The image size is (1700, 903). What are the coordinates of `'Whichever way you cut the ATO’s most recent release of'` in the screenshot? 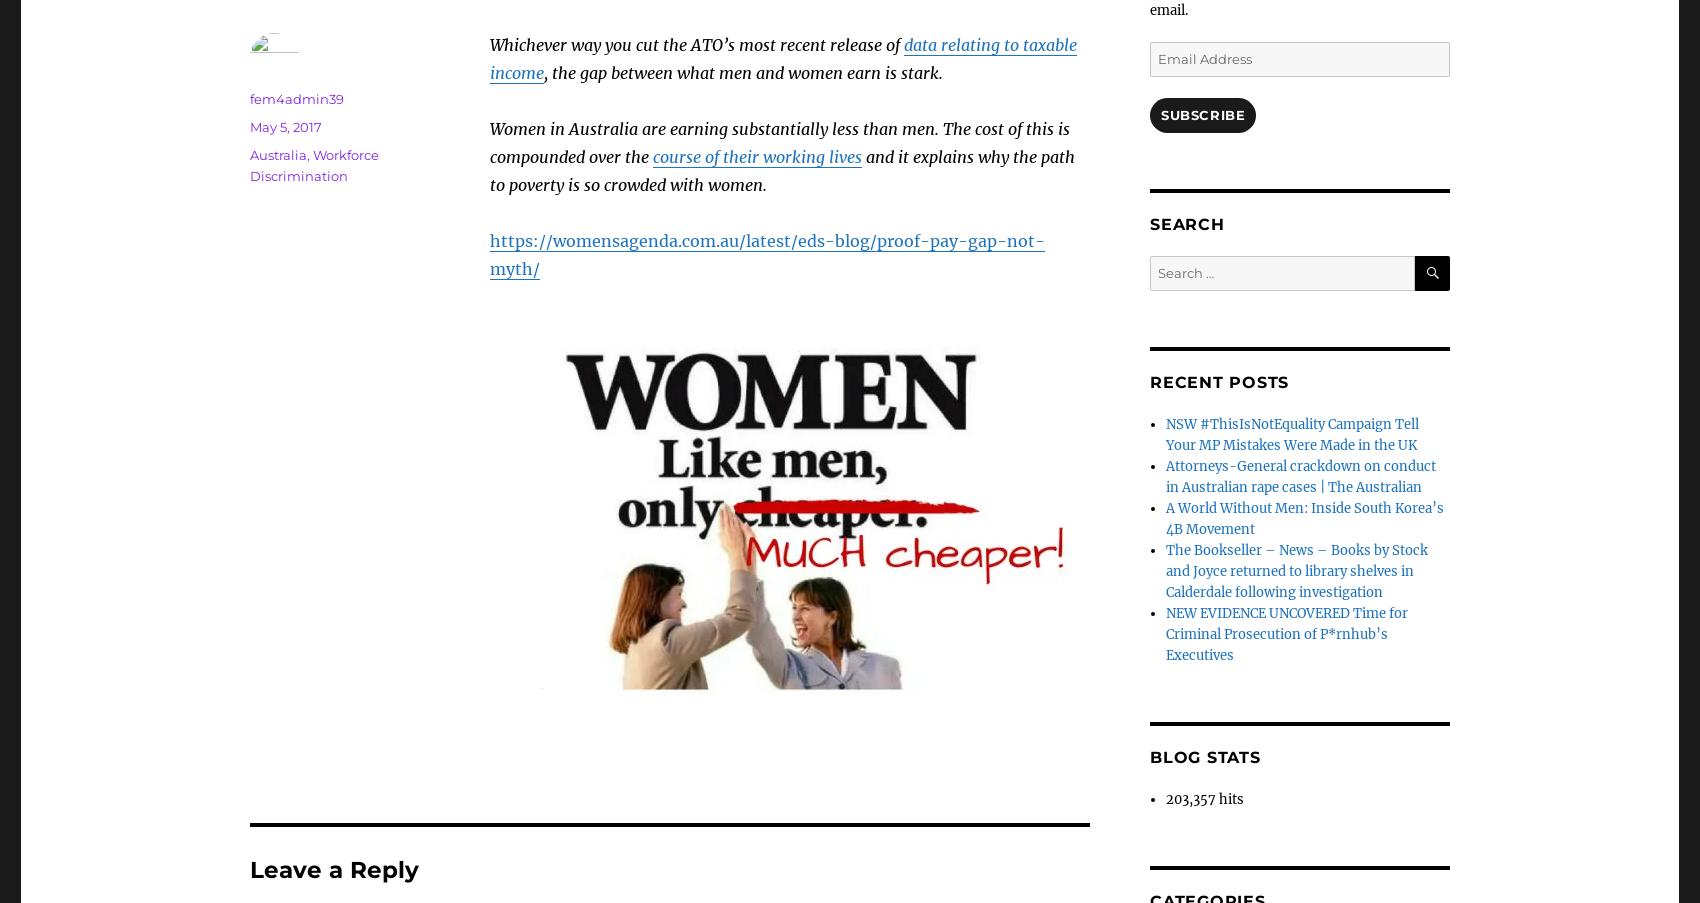 It's located at (697, 43).